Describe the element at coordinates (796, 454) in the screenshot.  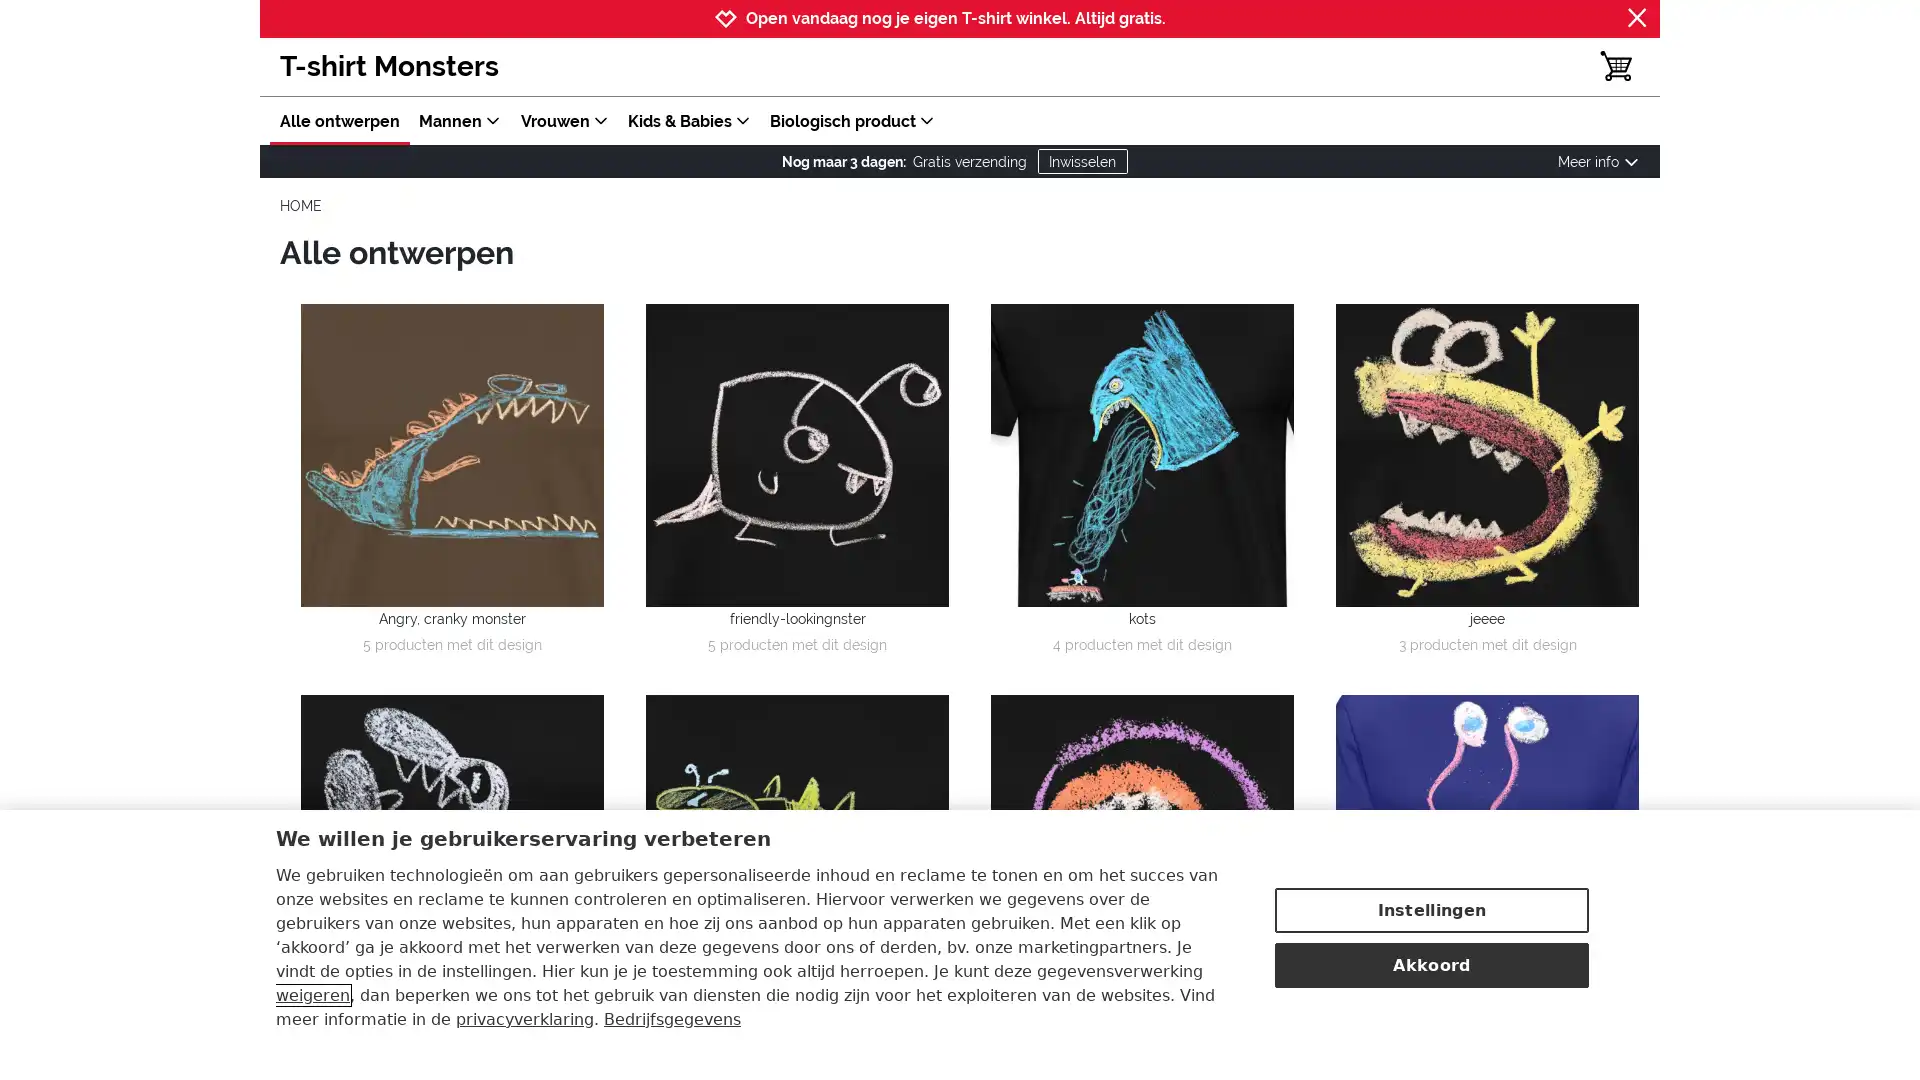
I see `friendly-lookingnster - Mannen Premium T-shirt` at that location.